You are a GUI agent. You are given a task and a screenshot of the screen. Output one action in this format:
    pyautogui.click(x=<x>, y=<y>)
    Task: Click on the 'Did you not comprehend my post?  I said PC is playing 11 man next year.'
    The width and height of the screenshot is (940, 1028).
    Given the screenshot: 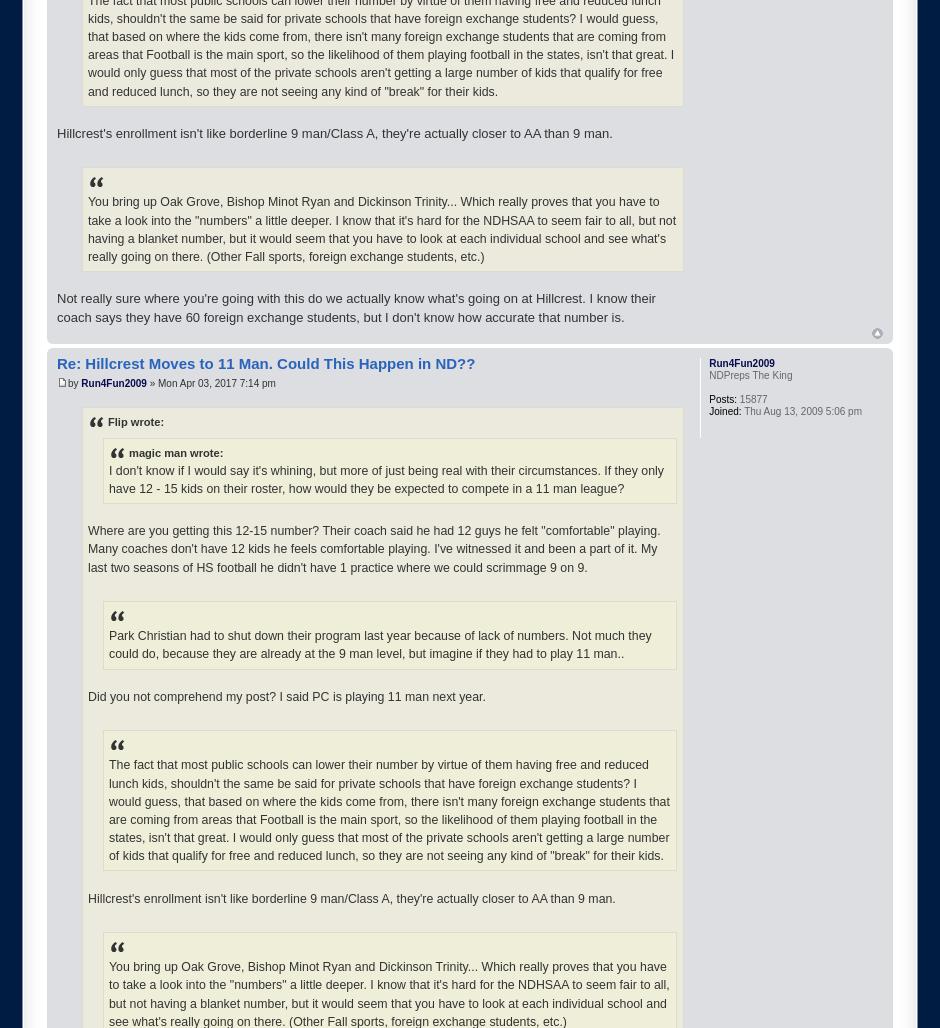 What is the action you would take?
    pyautogui.click(x=285, y=695)
    